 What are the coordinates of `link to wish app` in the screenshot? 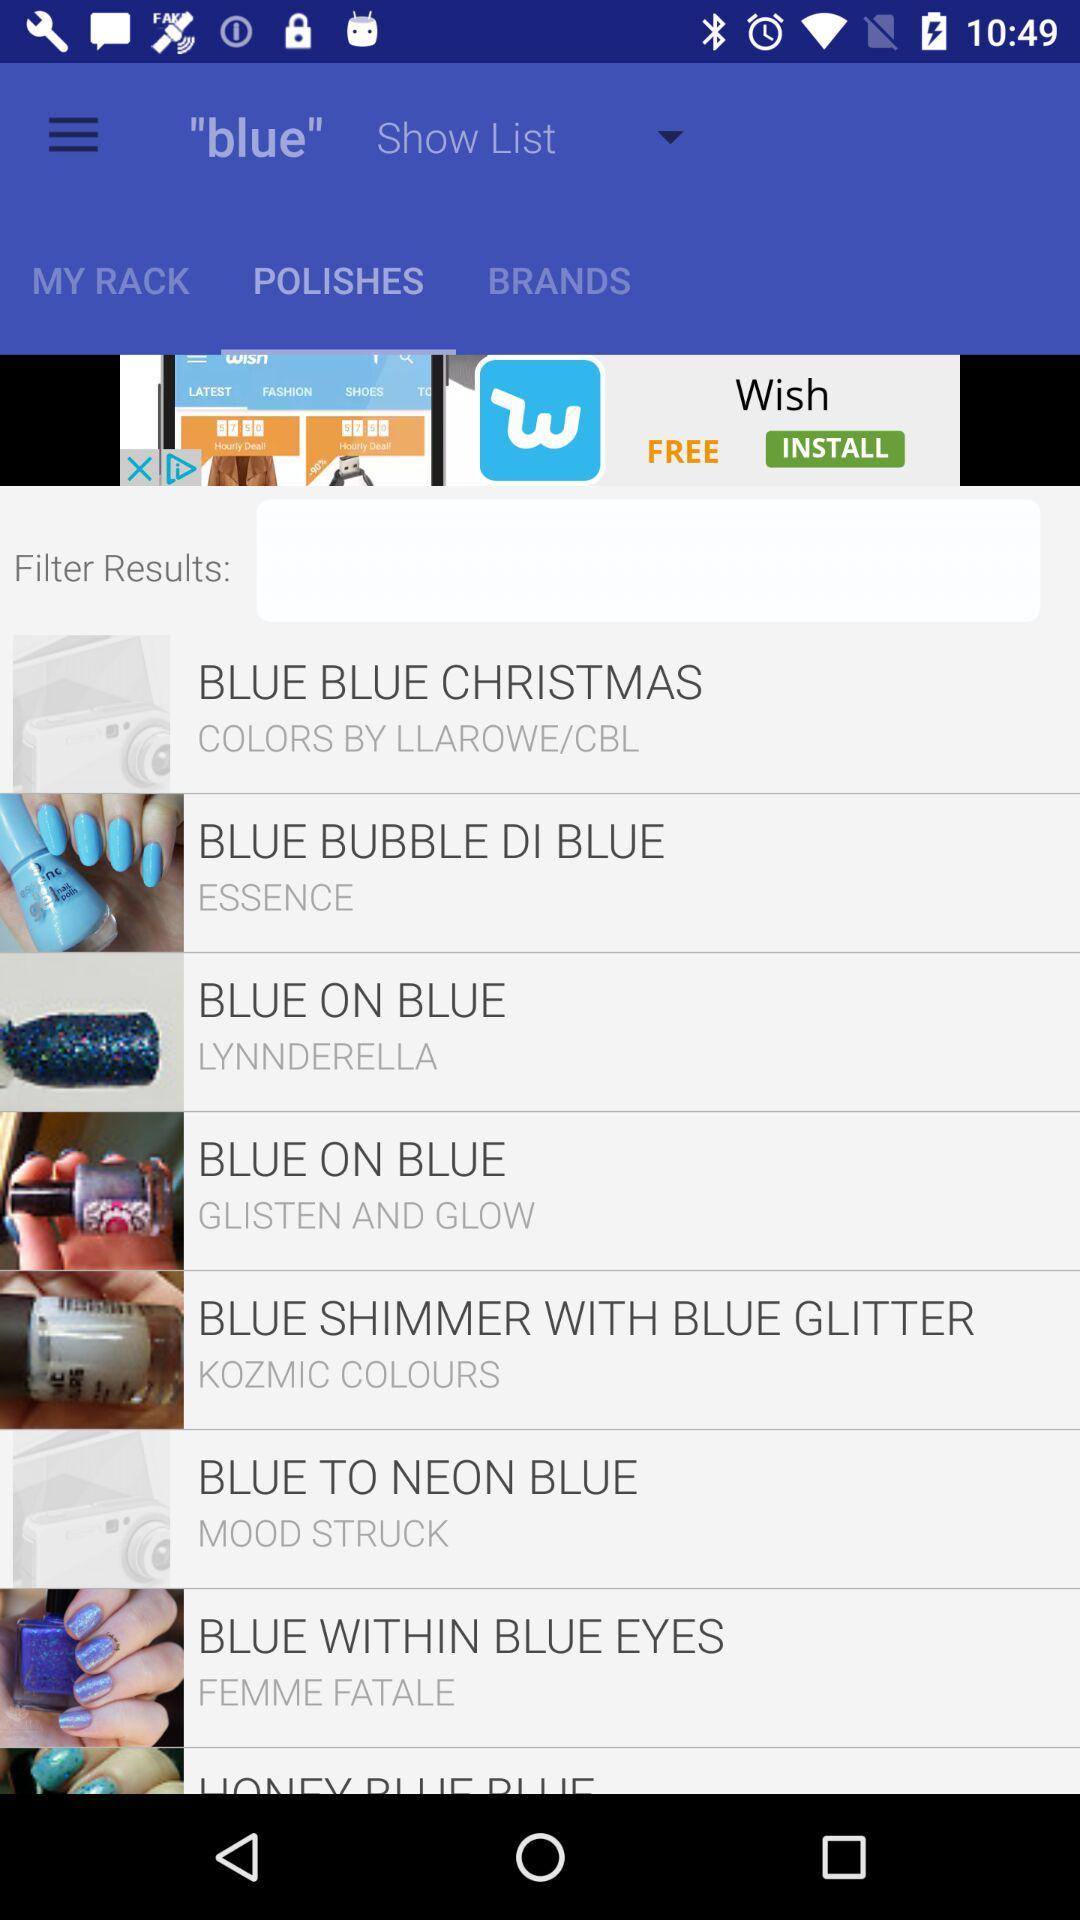 It's located at (540, 419).